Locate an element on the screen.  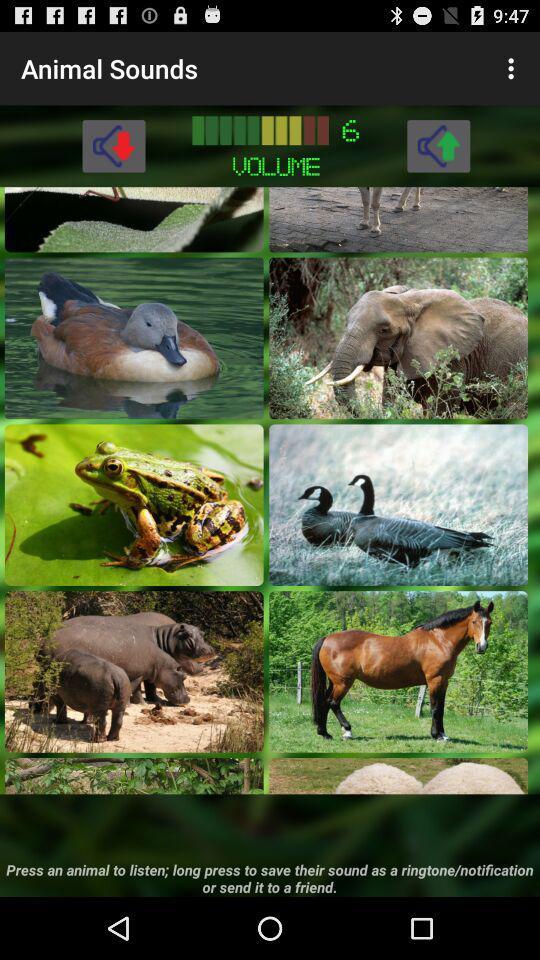
highlighted image is located at coordinates (398, 775).